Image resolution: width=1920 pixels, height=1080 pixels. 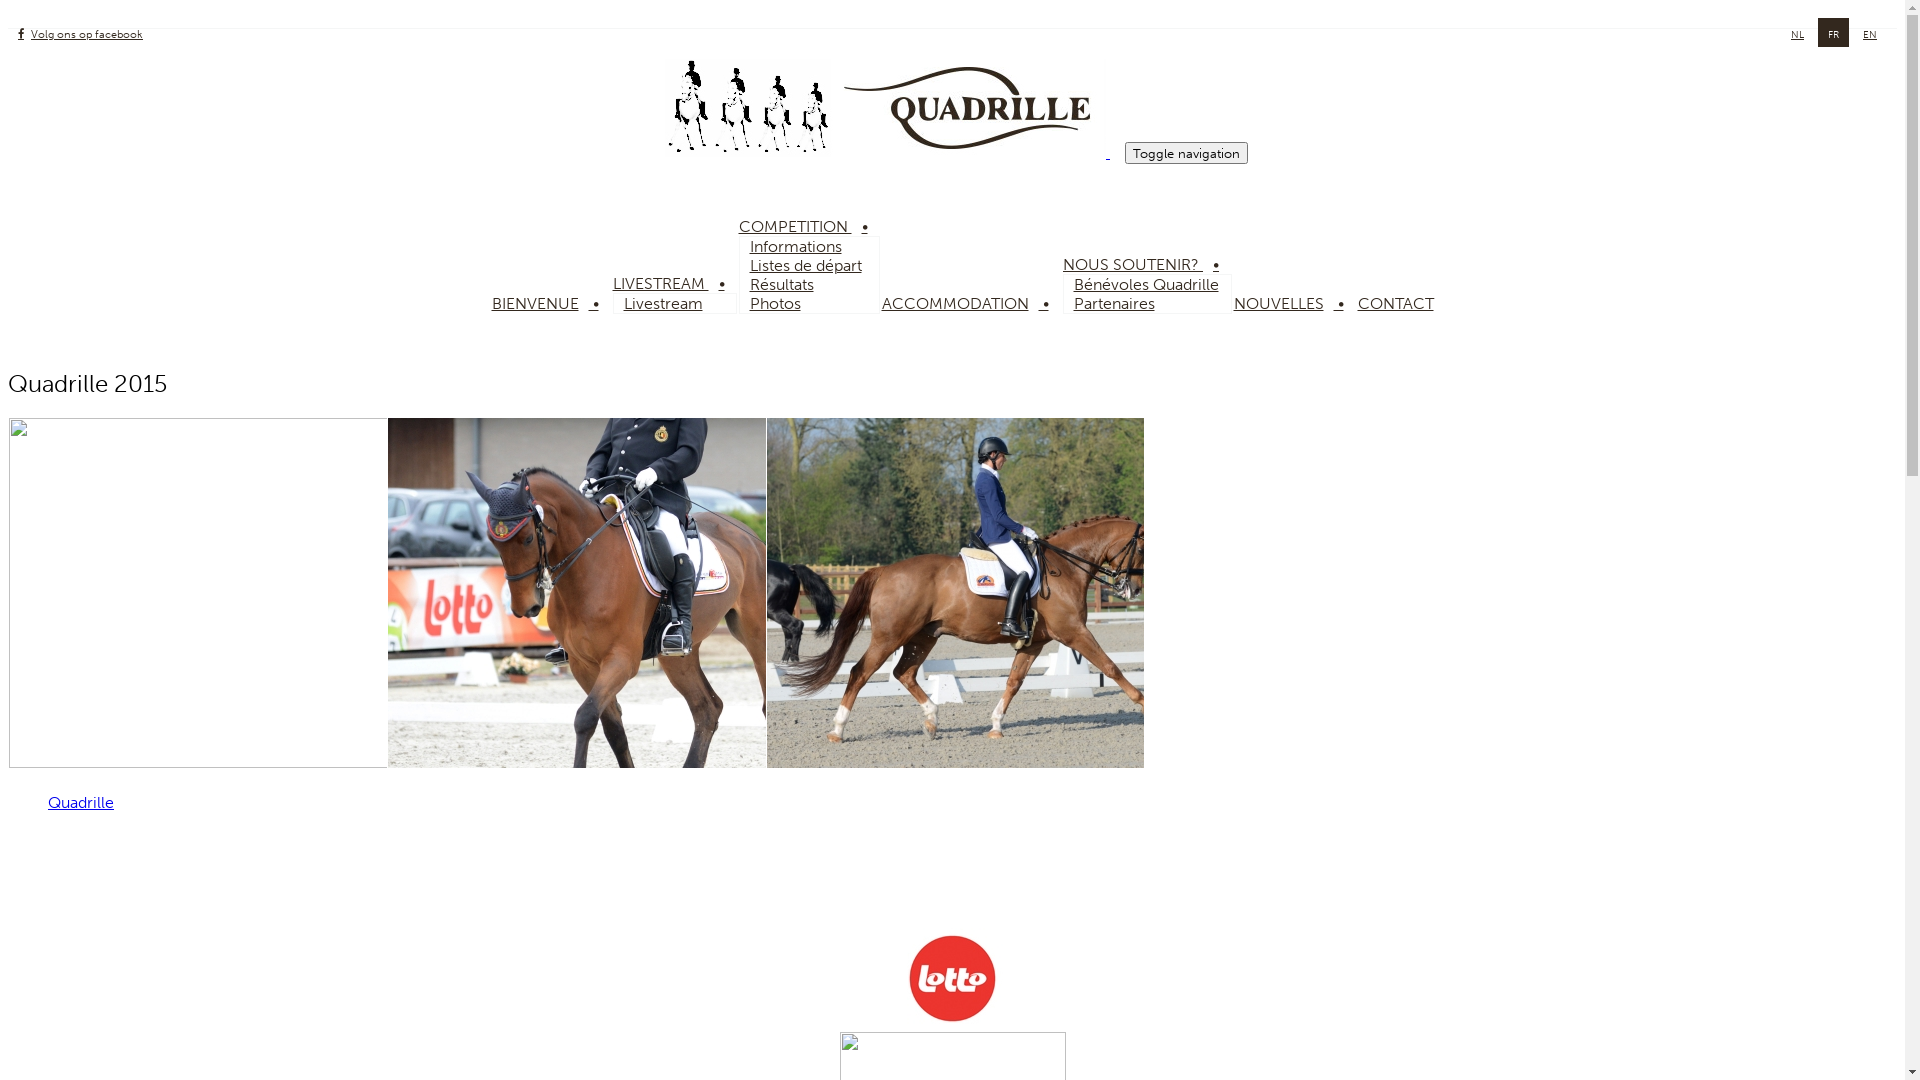 I want to click on 'Informations', so click(x=738, y=245).